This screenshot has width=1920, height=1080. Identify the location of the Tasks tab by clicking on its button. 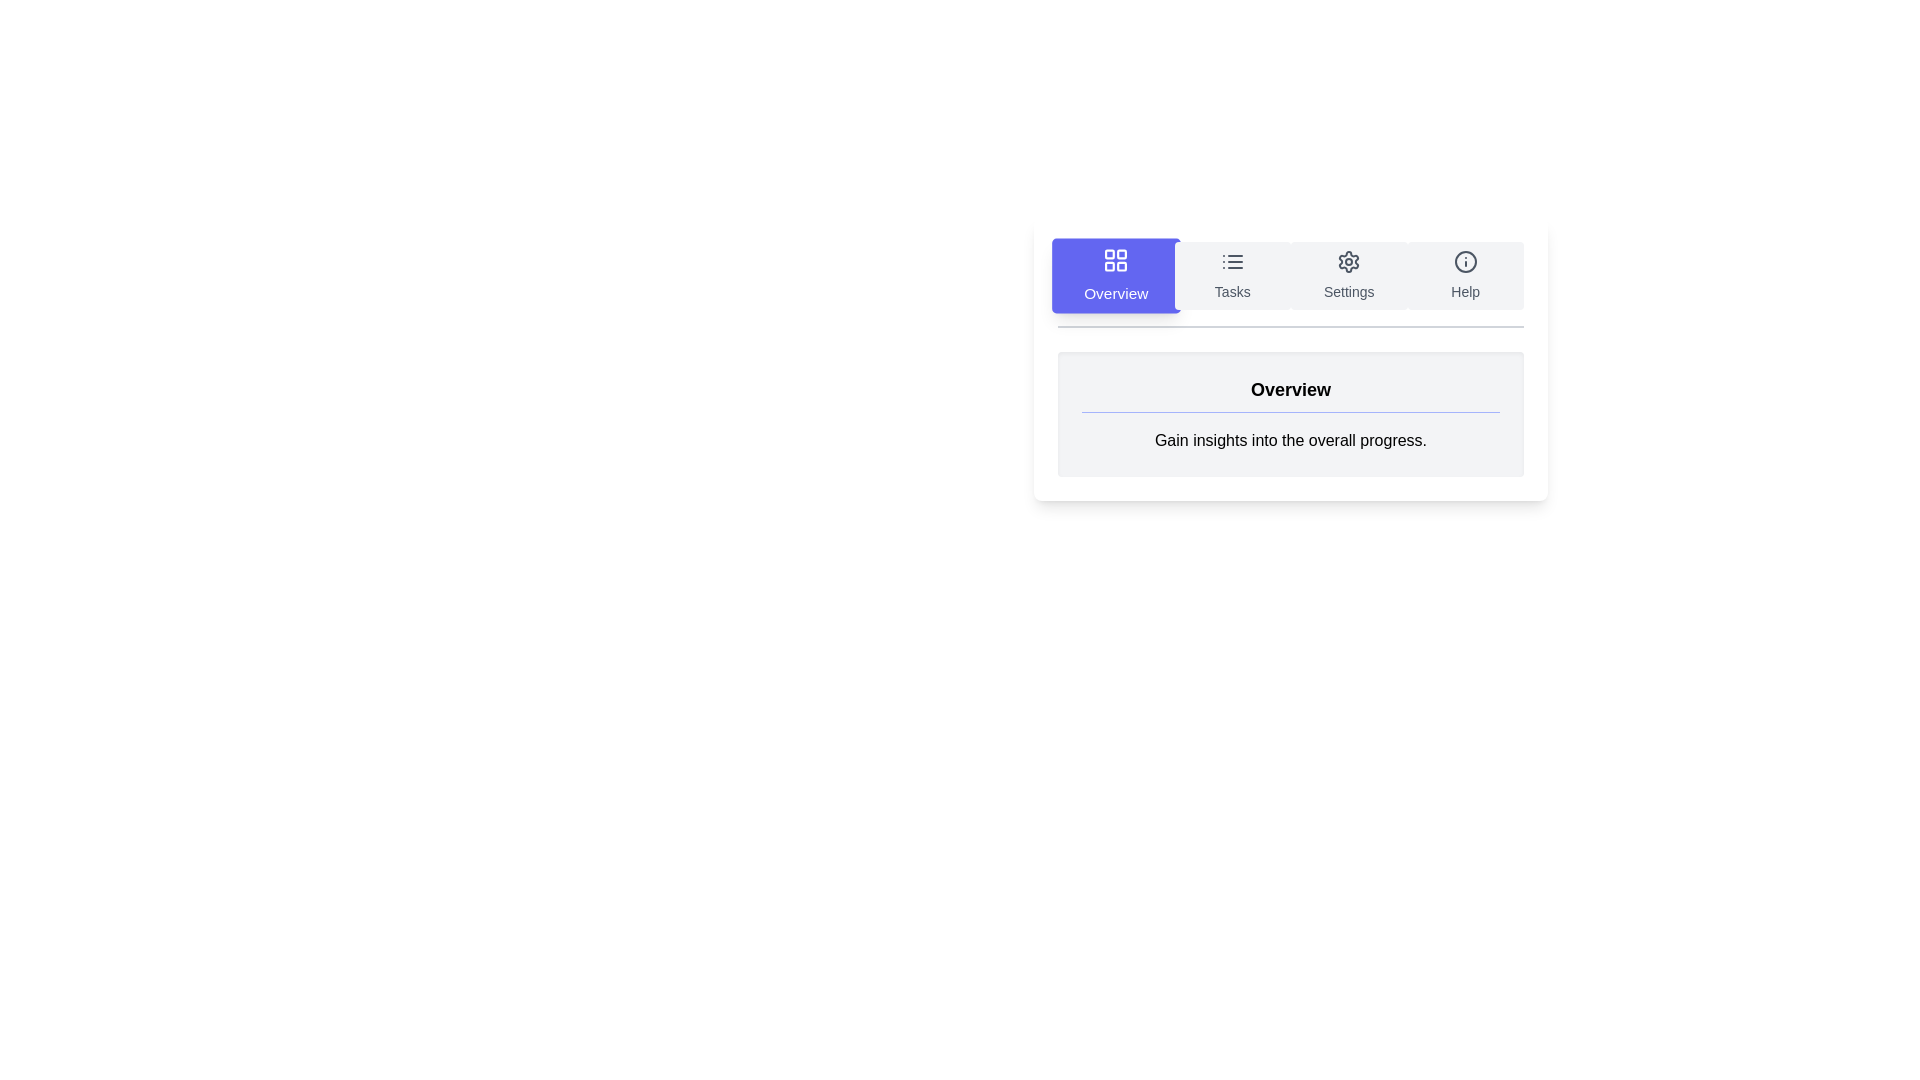
(1231, 276).